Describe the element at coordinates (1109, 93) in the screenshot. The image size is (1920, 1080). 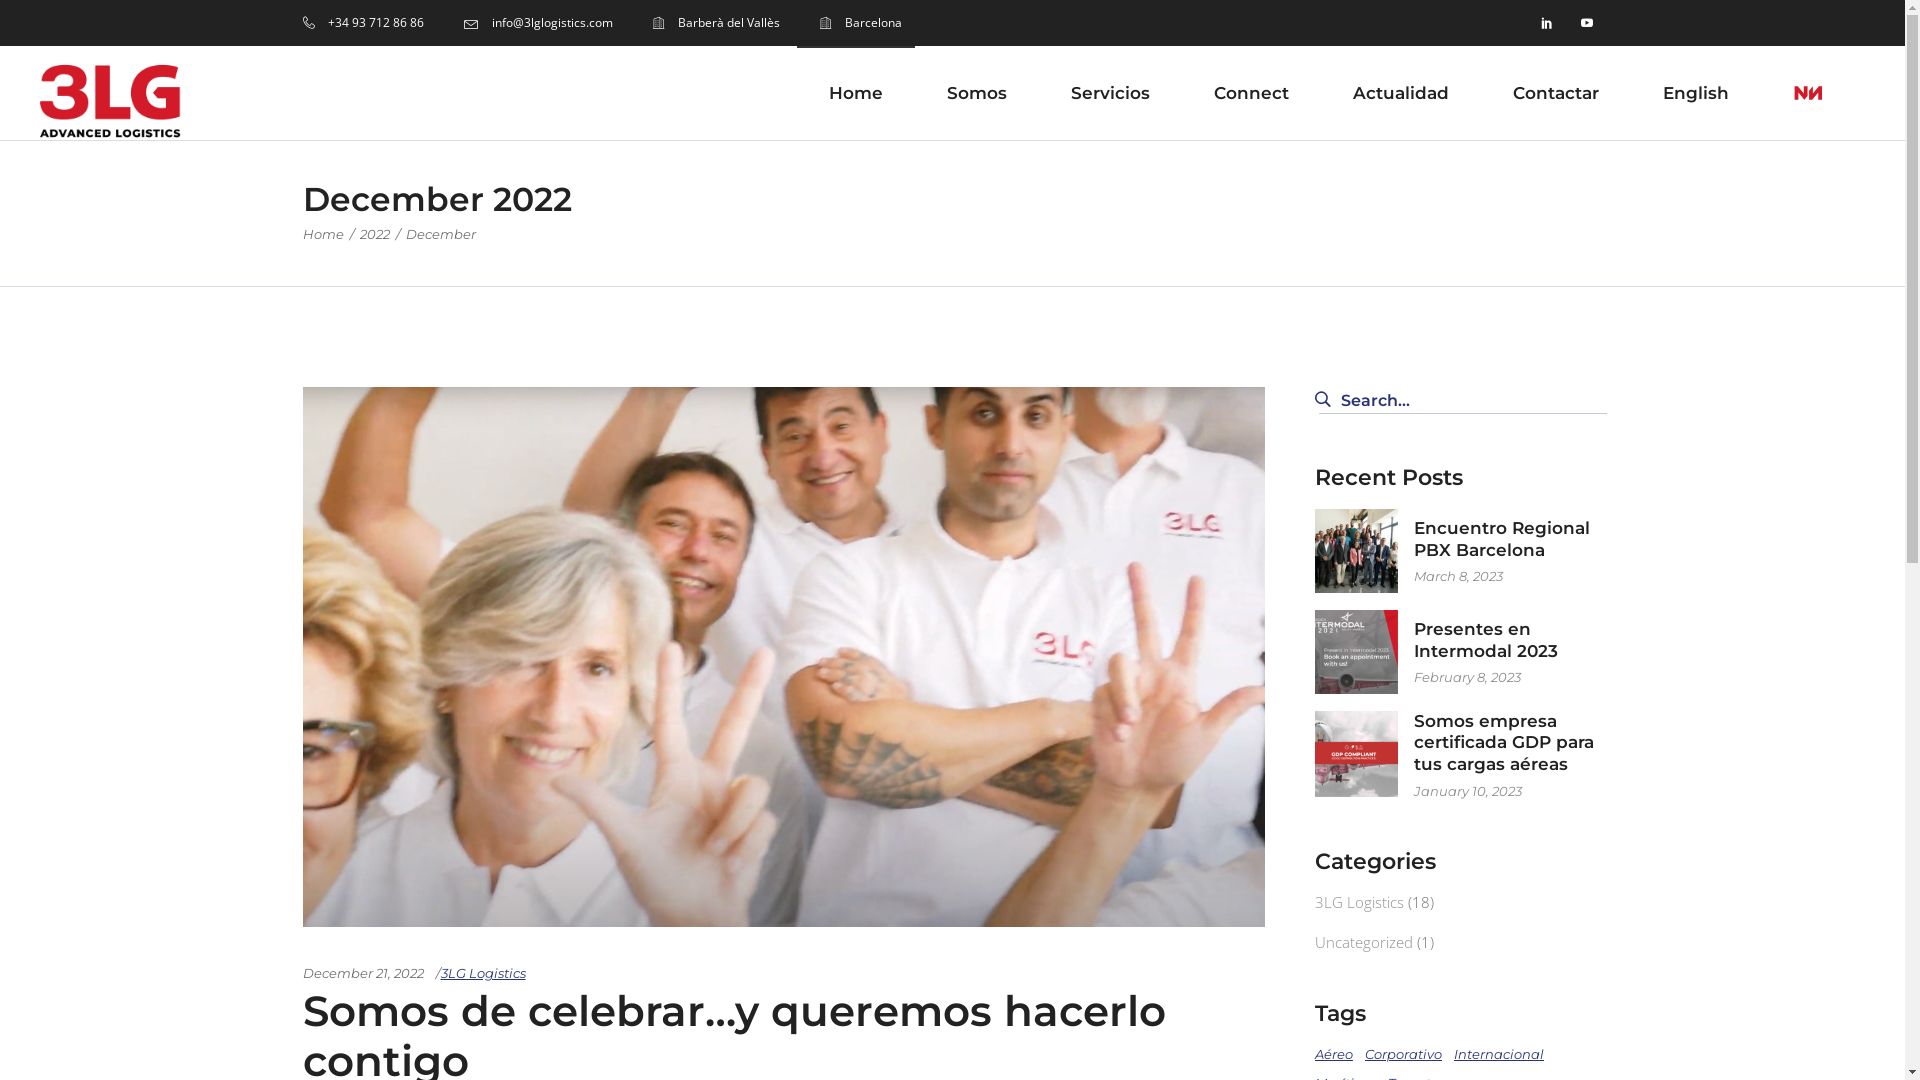
I see `'Servicios'` at that location.